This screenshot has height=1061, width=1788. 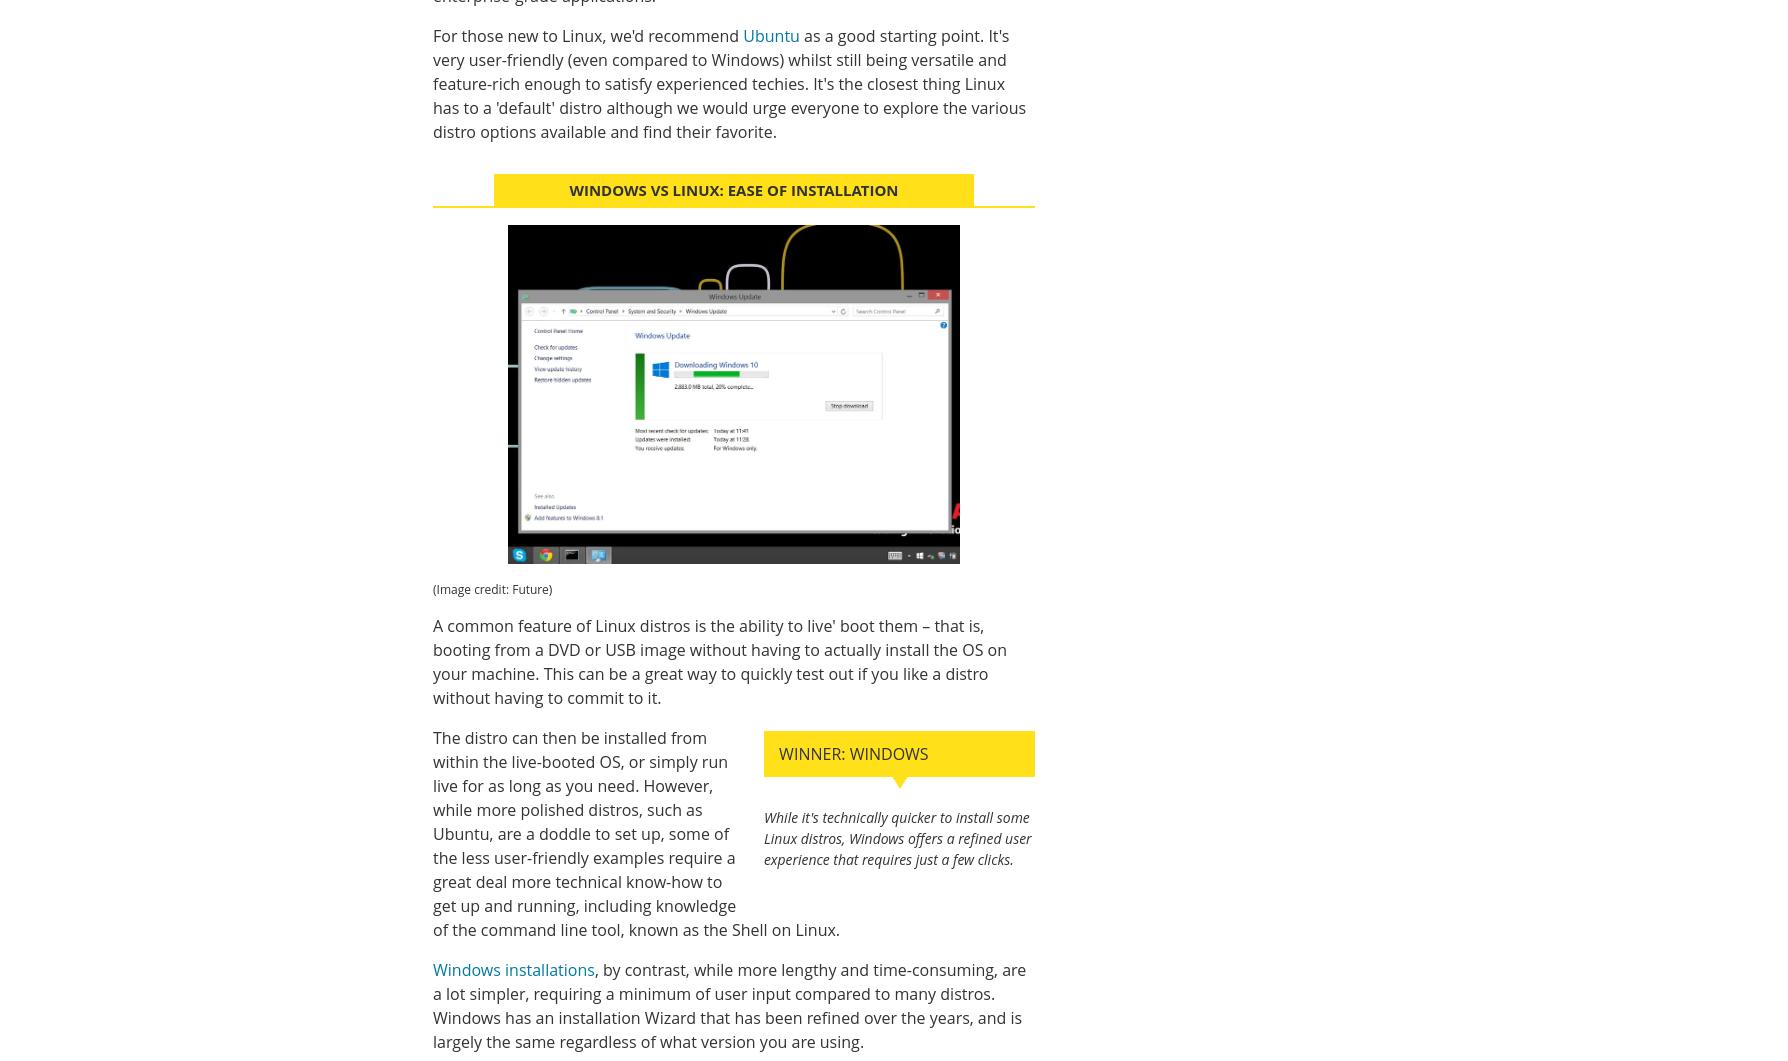 What do you see at coordinates (513, 968) in the screenshot?
I see `'Windows installations'` at bounding box center [513, 968].